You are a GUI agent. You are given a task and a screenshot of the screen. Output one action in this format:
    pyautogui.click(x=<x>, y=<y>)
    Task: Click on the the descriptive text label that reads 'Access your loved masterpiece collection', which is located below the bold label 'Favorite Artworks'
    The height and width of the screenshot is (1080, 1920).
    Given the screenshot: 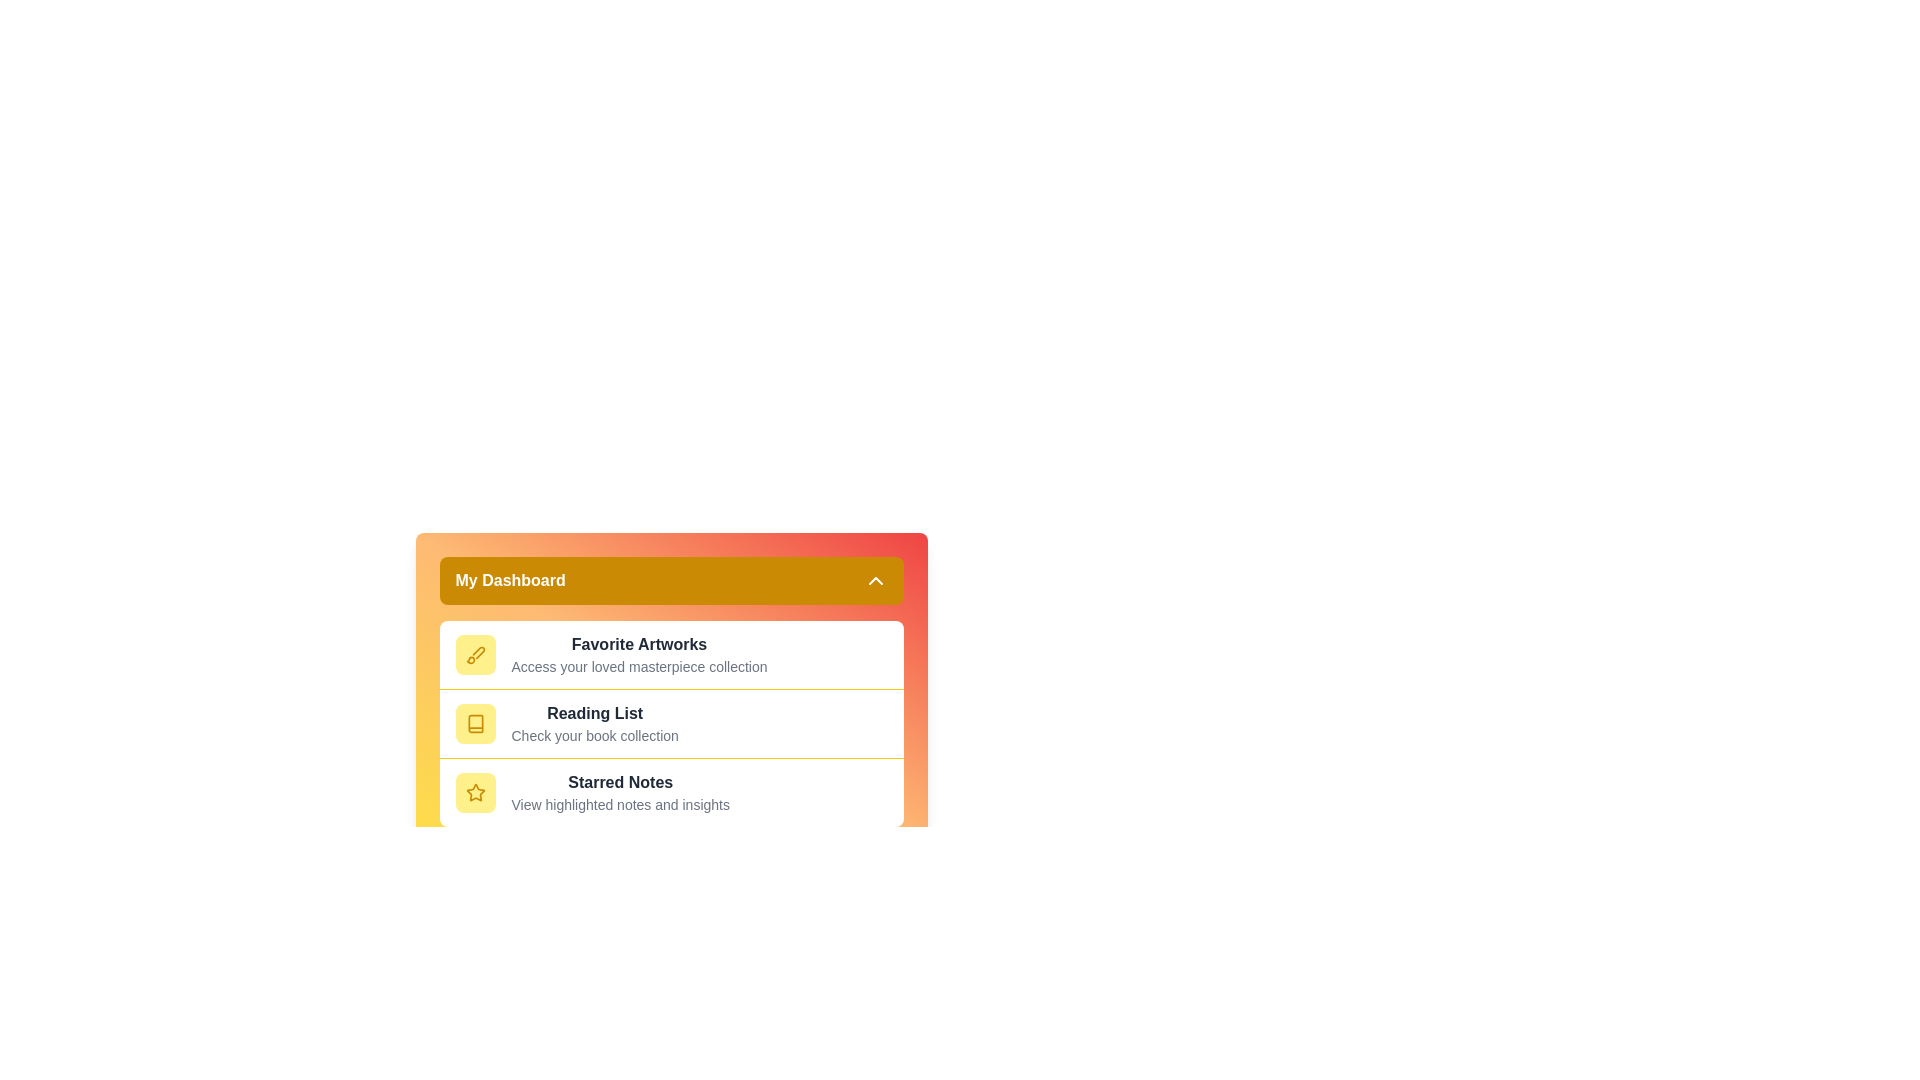 What is the action you would take?
    pyautogui.click(x=638, y=667)
    